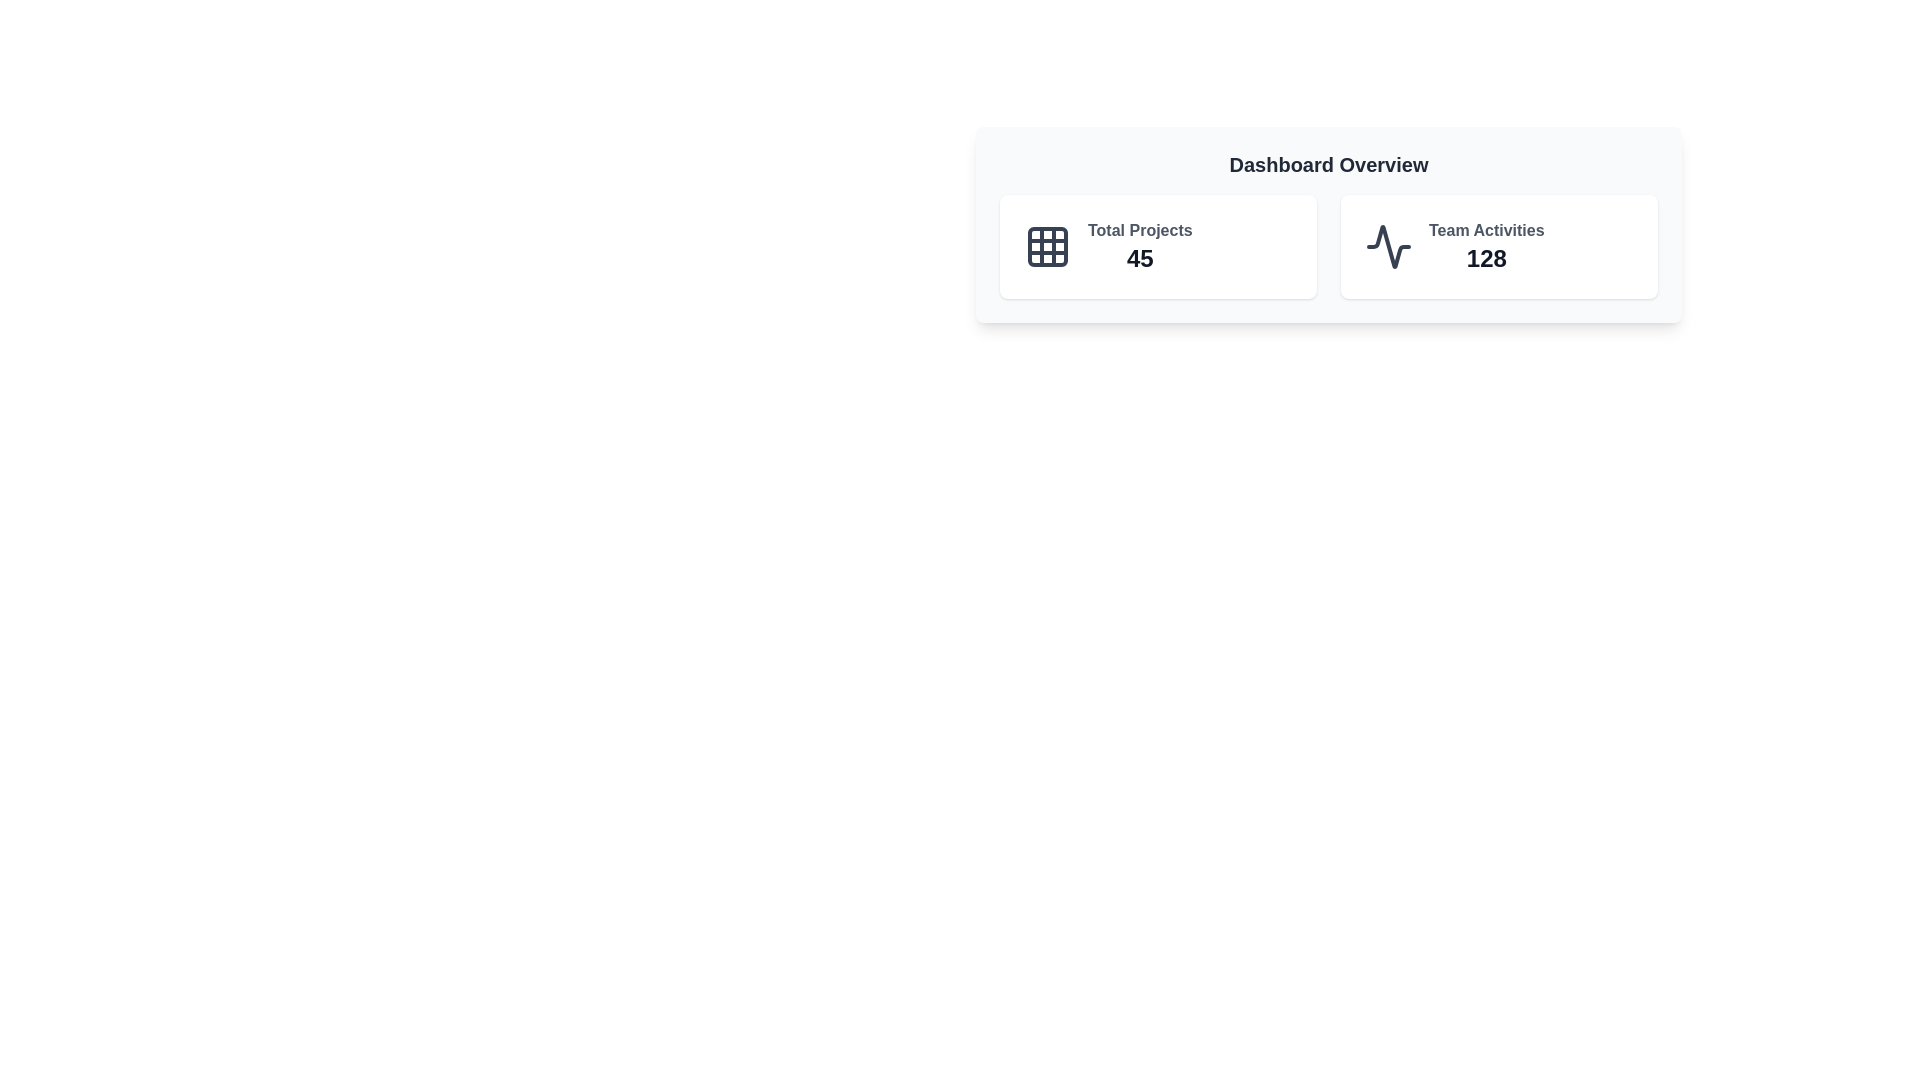 The width and height of the screenshot is (1920, 1080). I want to click on the static text component displaying 'Total Projects' with the number '45', so click(1140, 245).